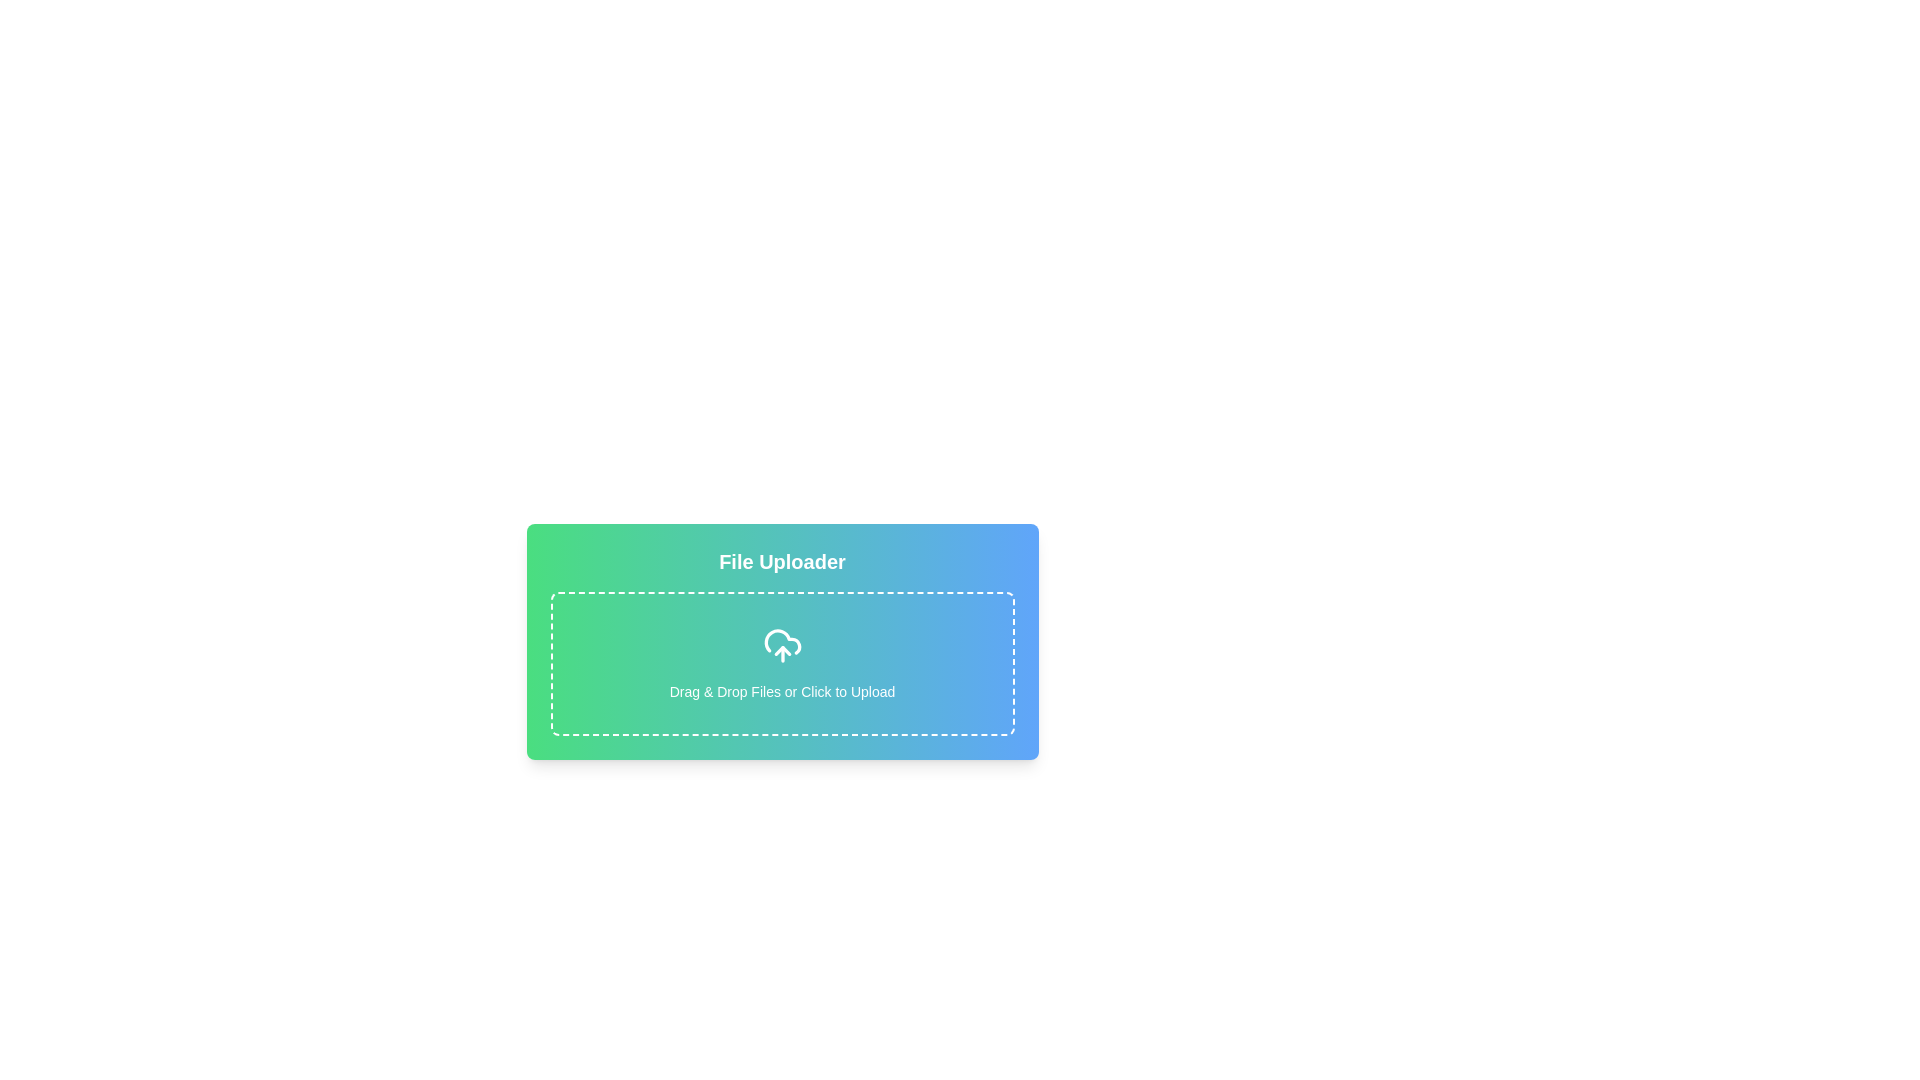  I want to click on and drop files into the File upload area, which is a large rectangular area with a dashed border and a gradient background, containing an upload icon and the text 'Drag & Drop Files or Click, so click(781, 663).